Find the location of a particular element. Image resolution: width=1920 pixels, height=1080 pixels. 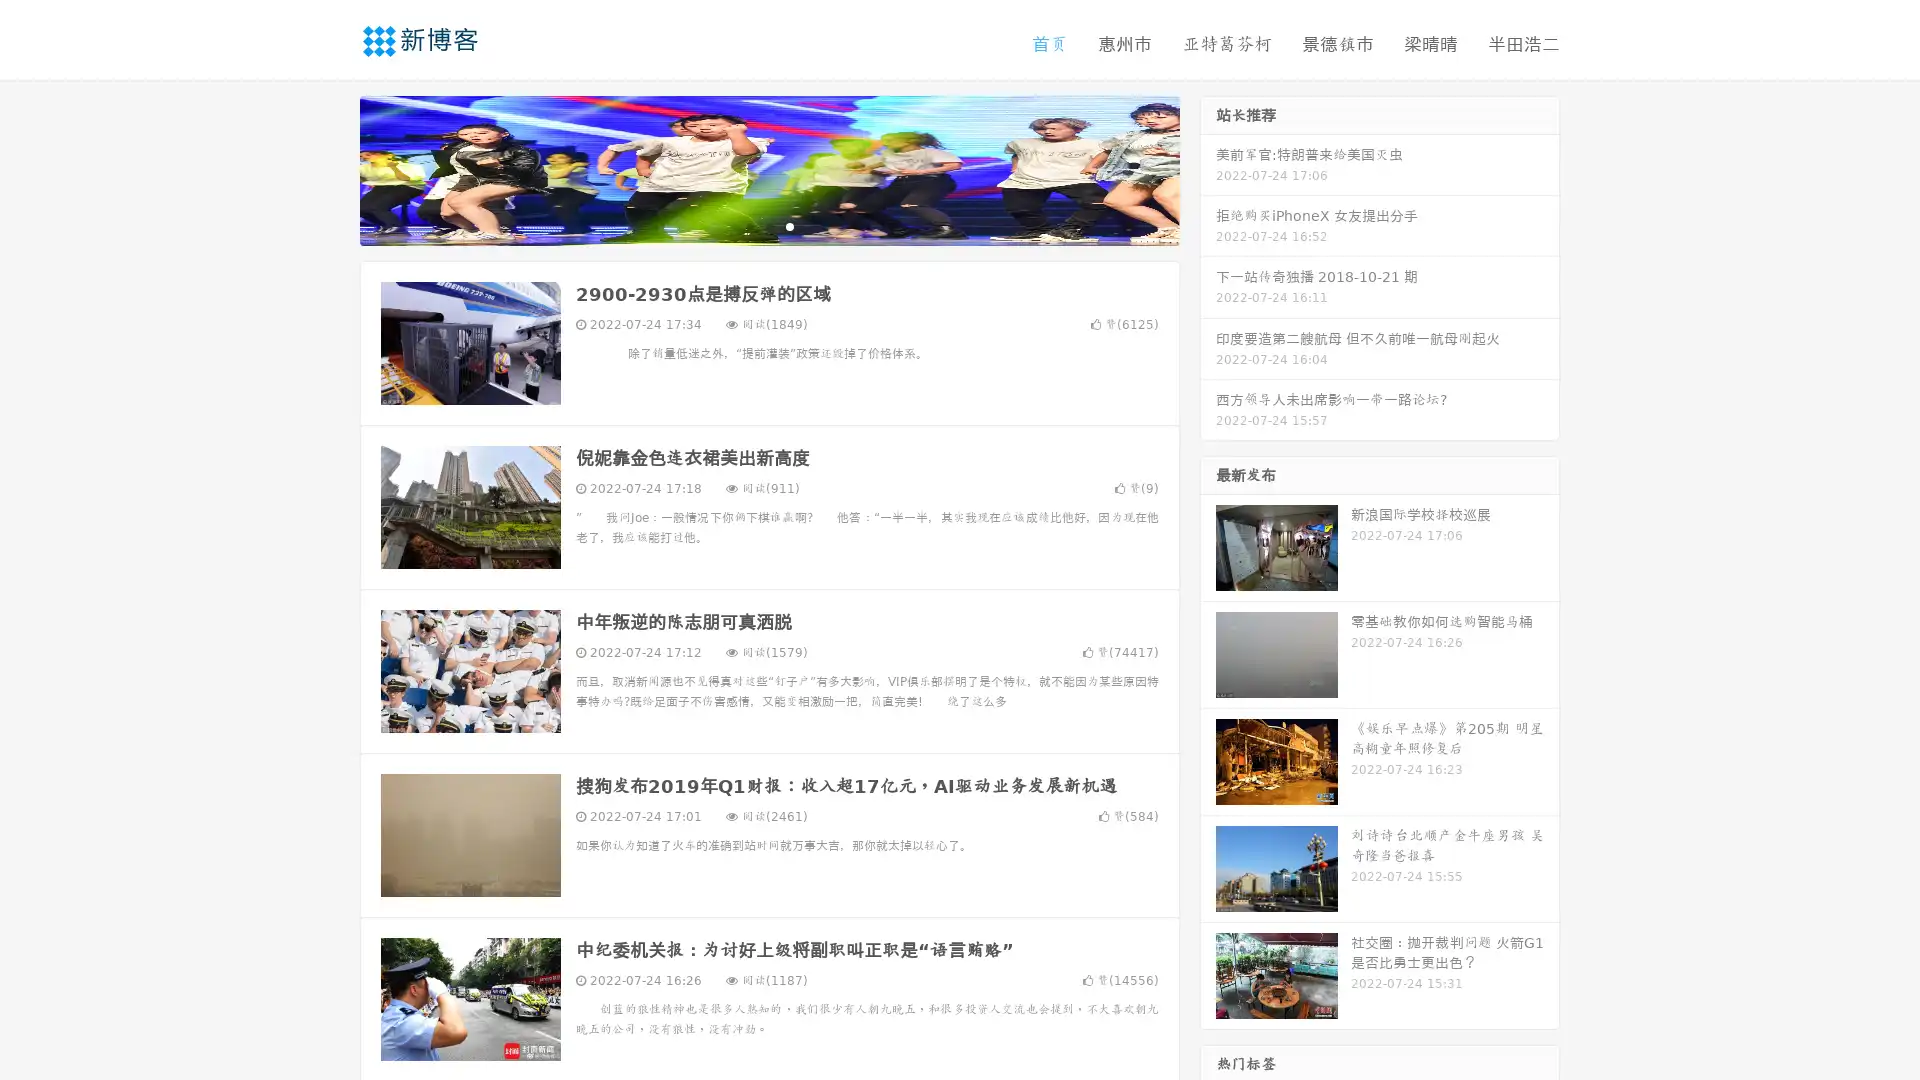

Go to slide 2 is located at coordinates (768, 225).